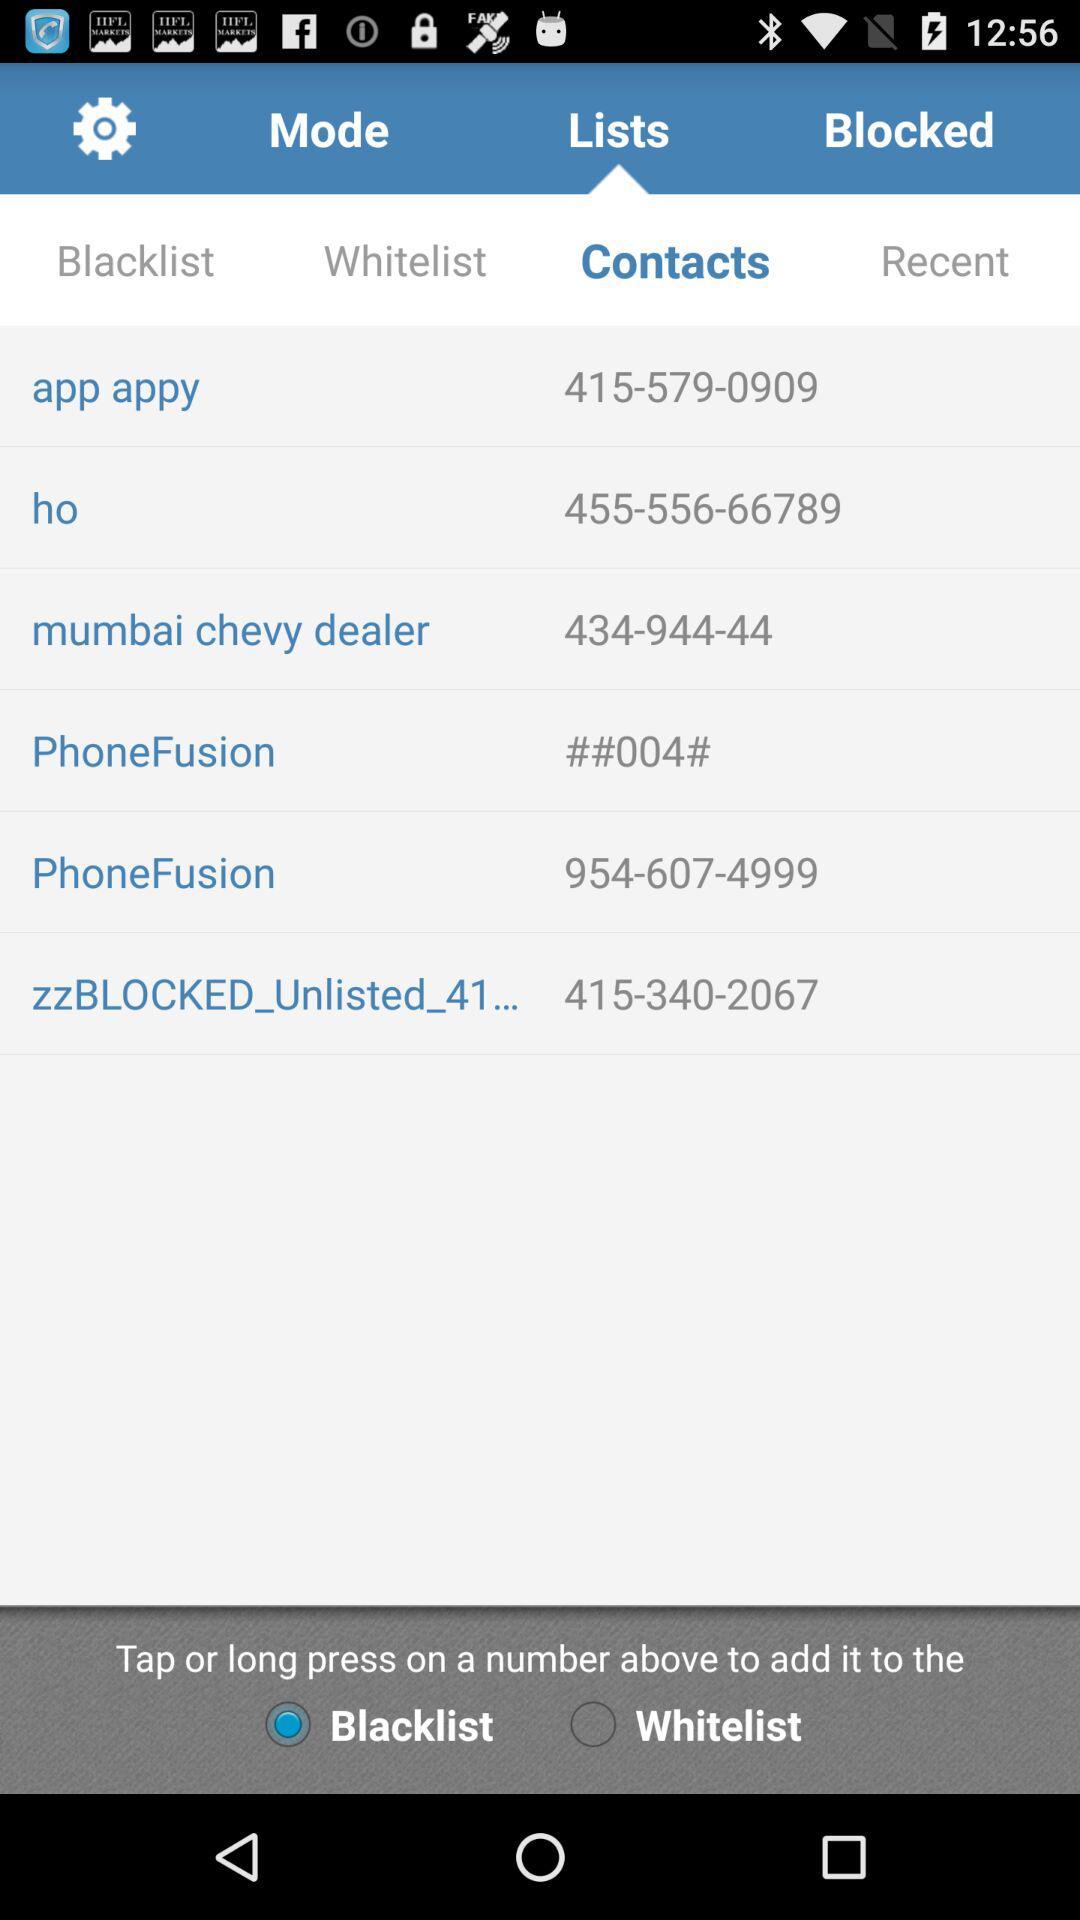  I want to click on item next to the 415-340-2067 app, so click(281, 993).